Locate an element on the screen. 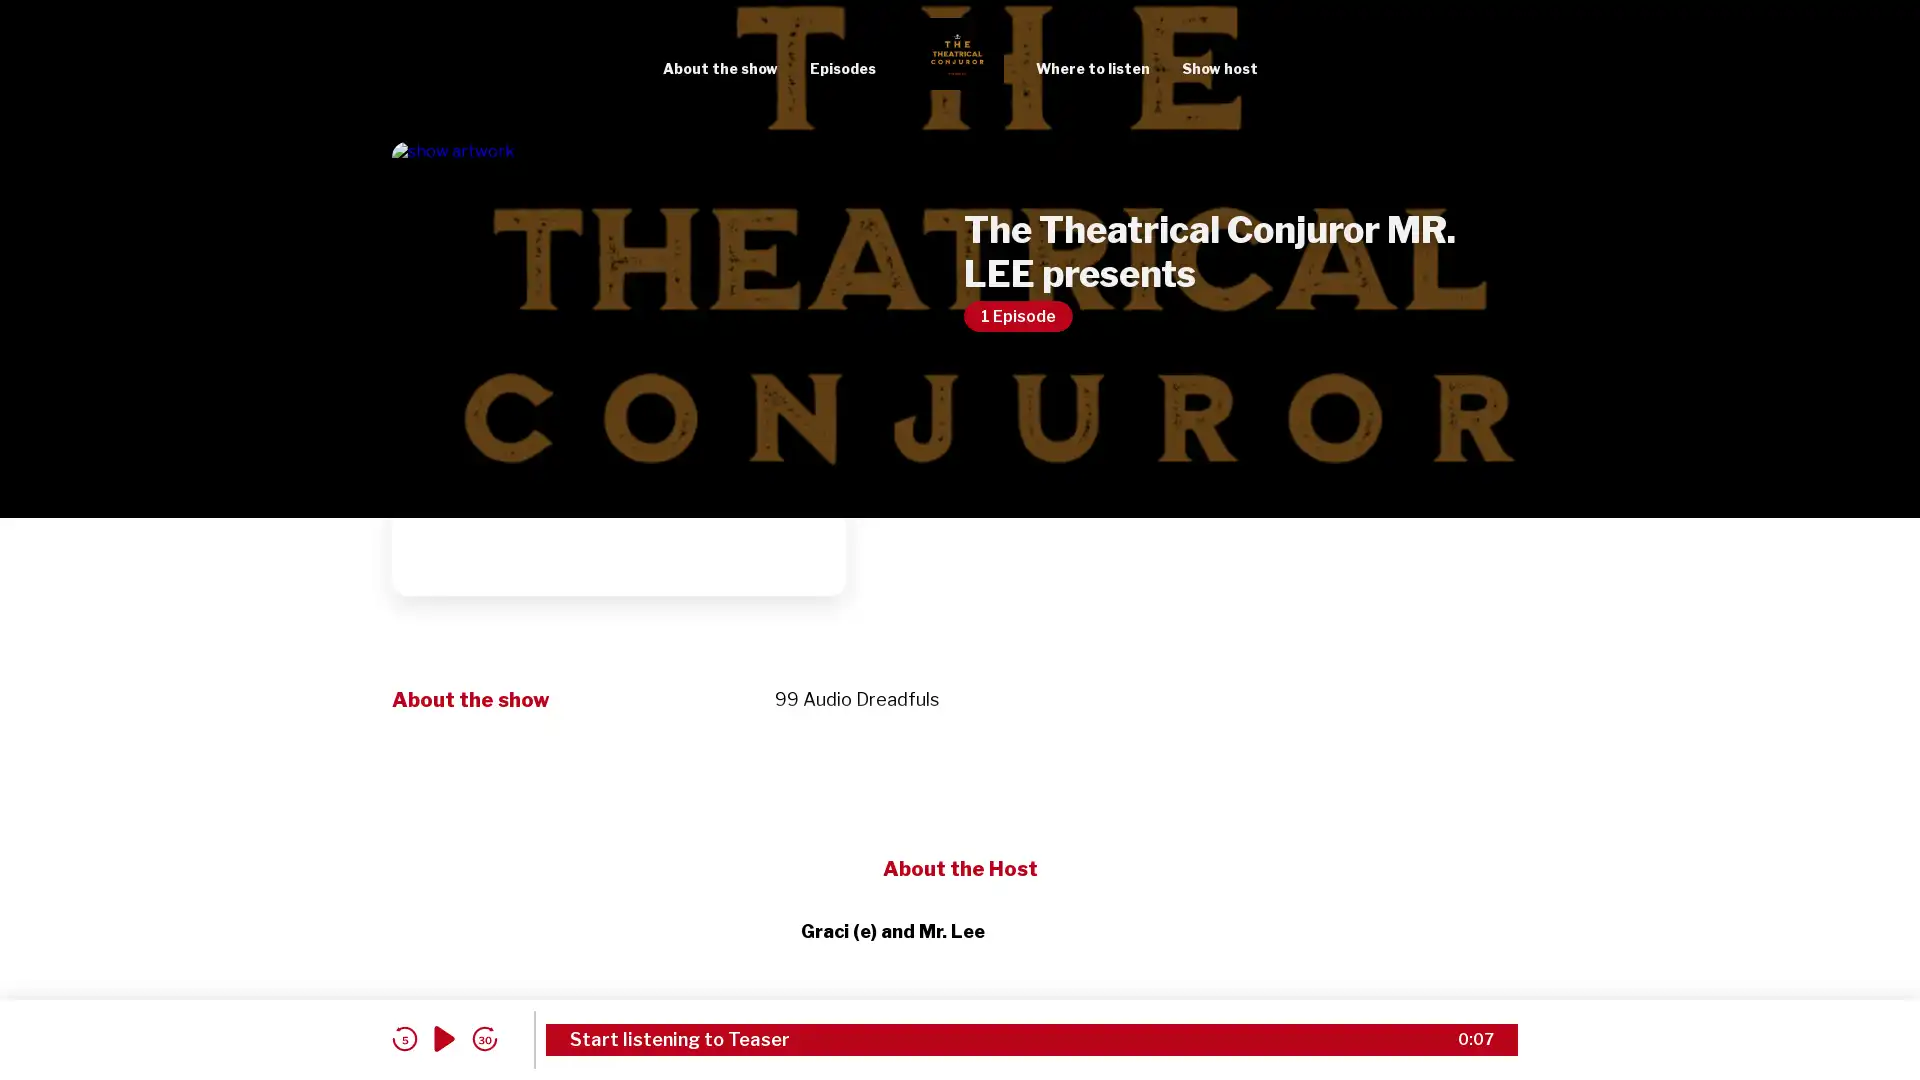 The image size is (1920, 1080). skip back 5 seconds is located at coordinates (403, 1038).